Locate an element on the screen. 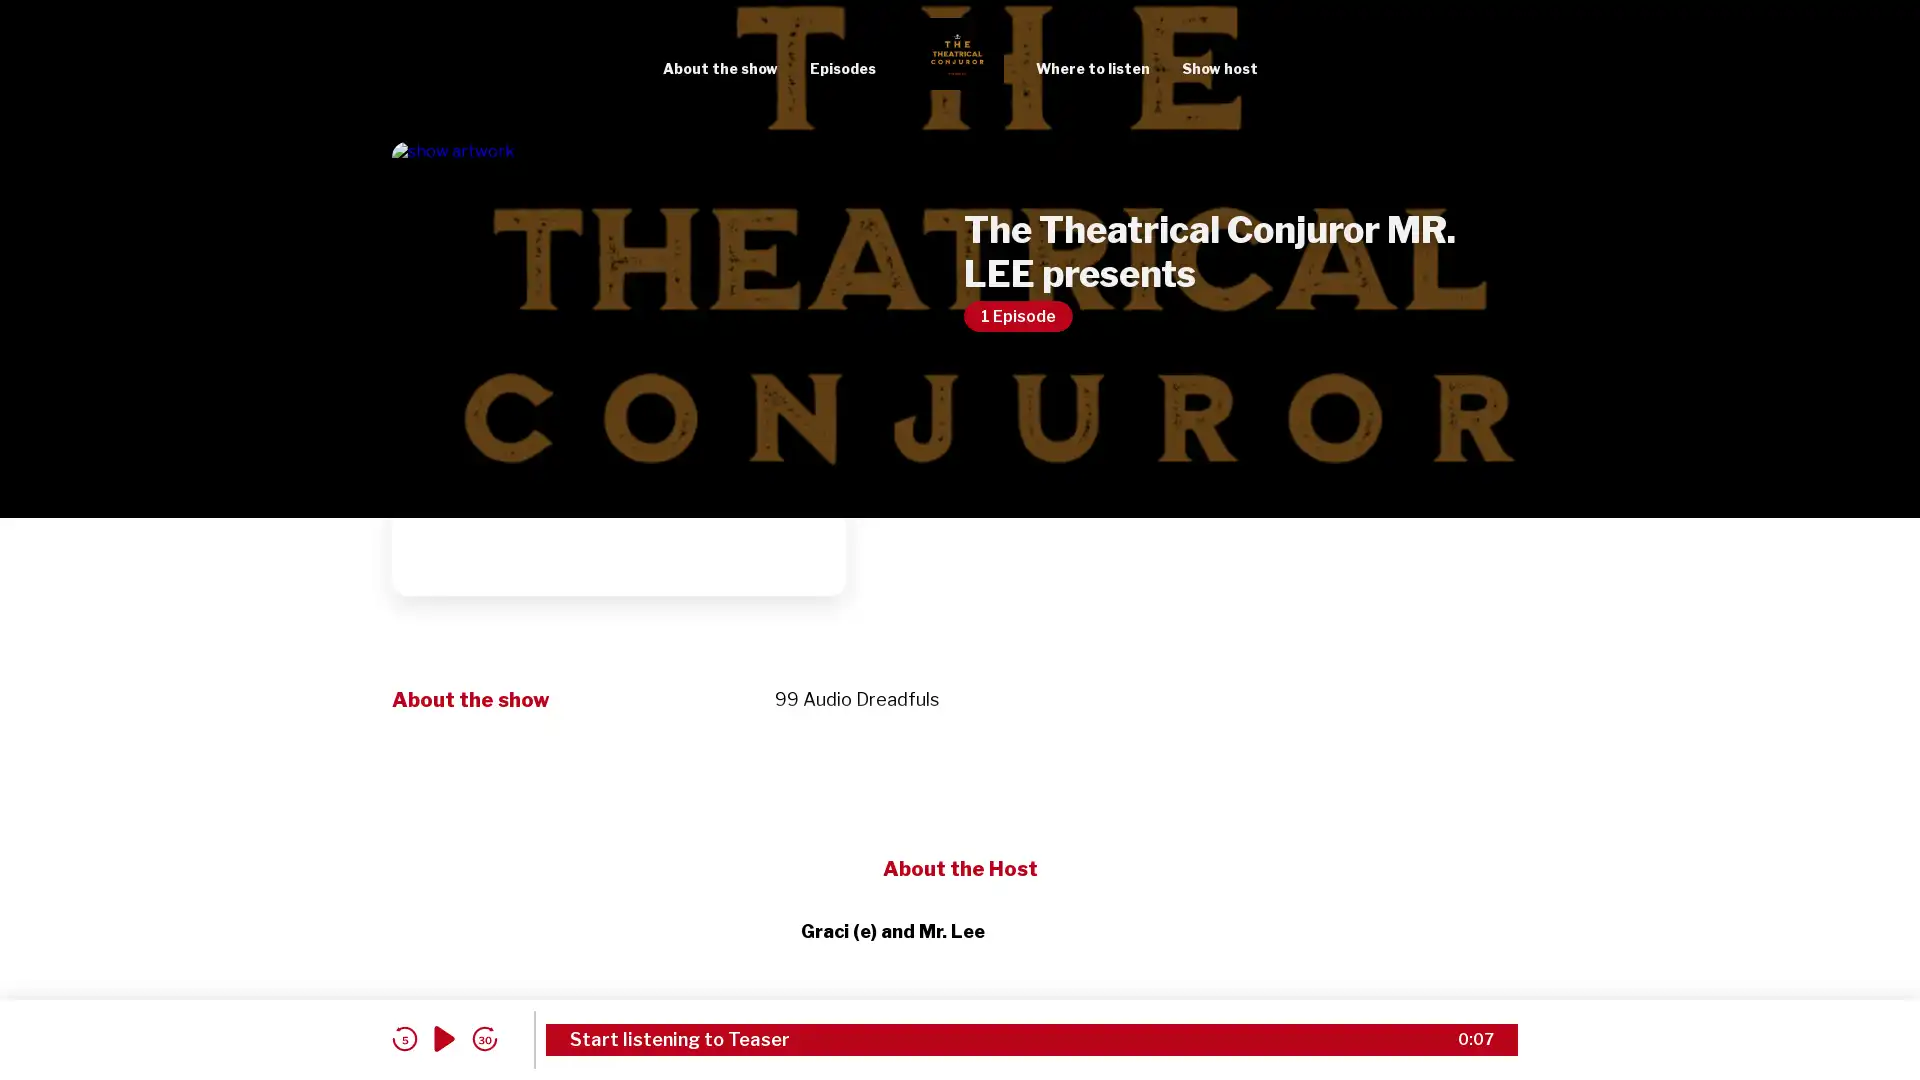 The image size is (1920, 1080). skip back 5 seconds is located at coordinates (403, 1038).